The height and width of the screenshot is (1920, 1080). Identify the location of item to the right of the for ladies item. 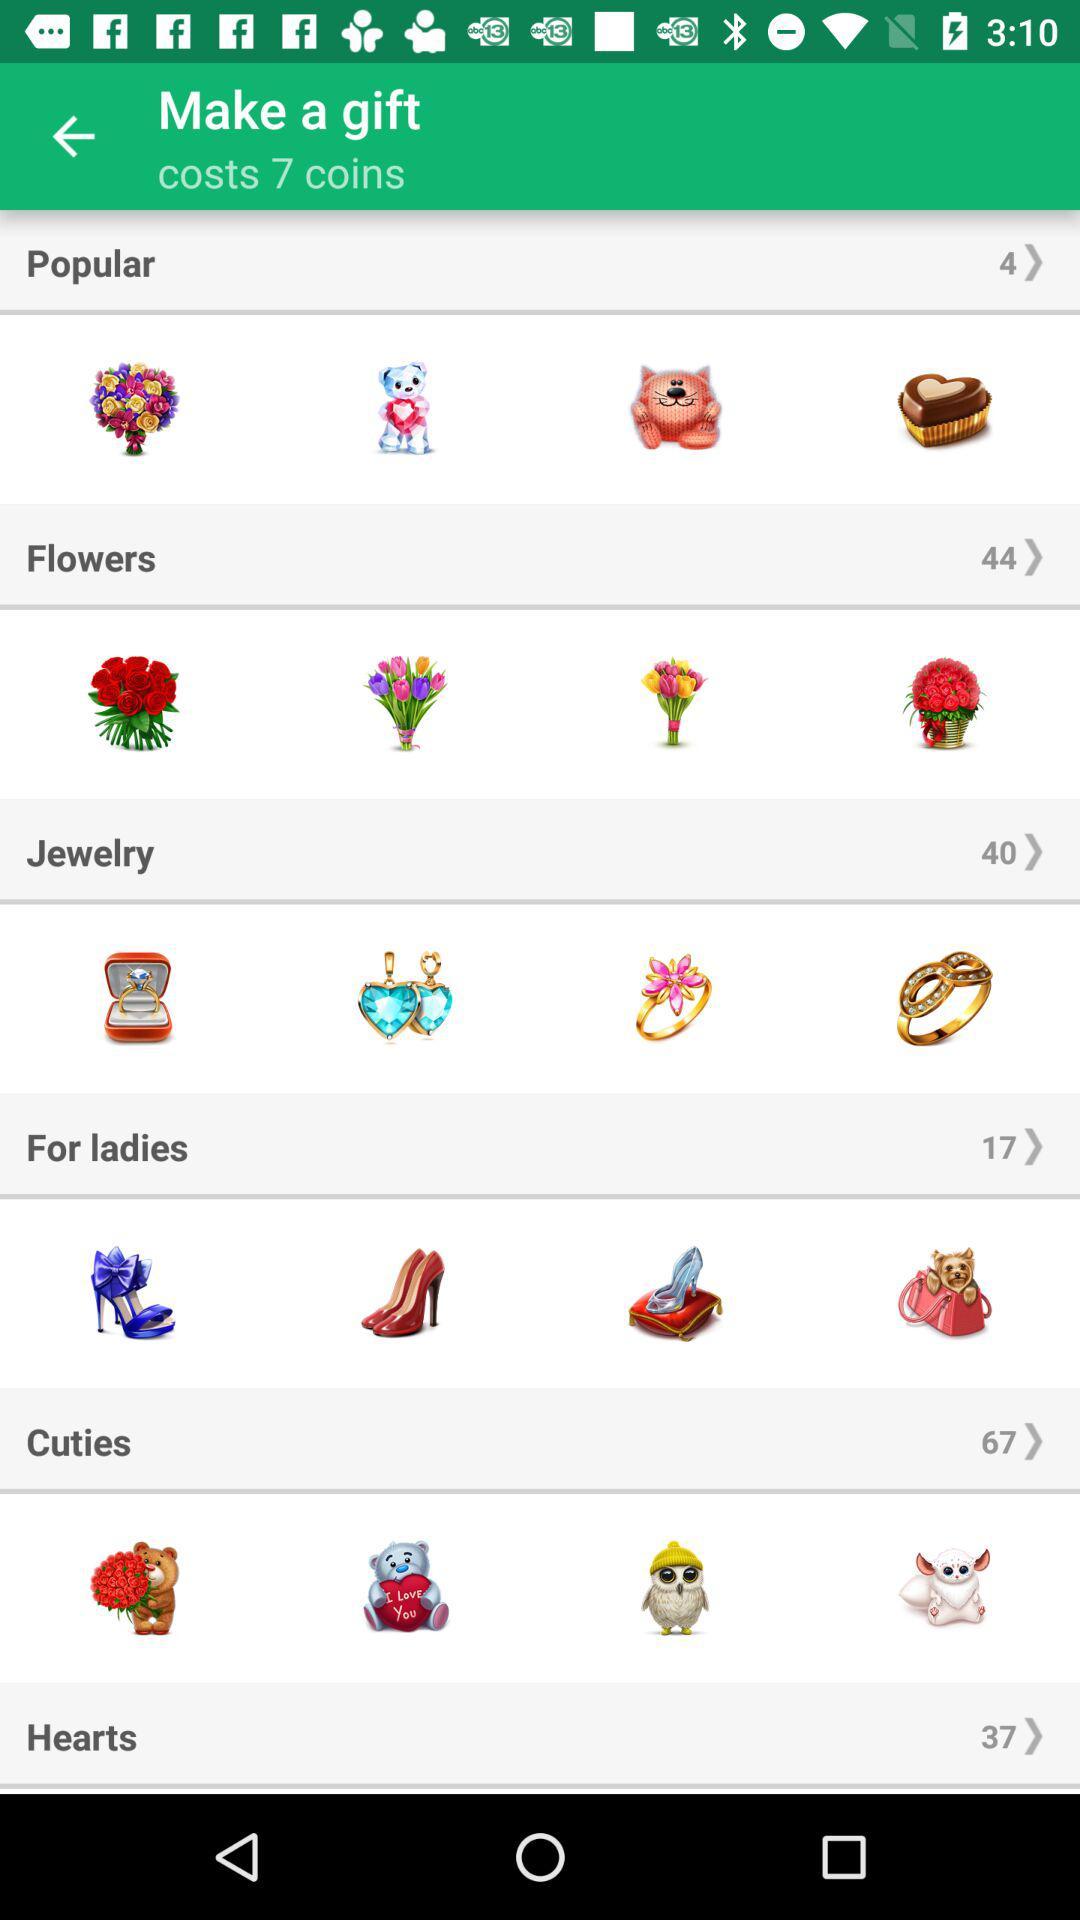
(999, 1146).